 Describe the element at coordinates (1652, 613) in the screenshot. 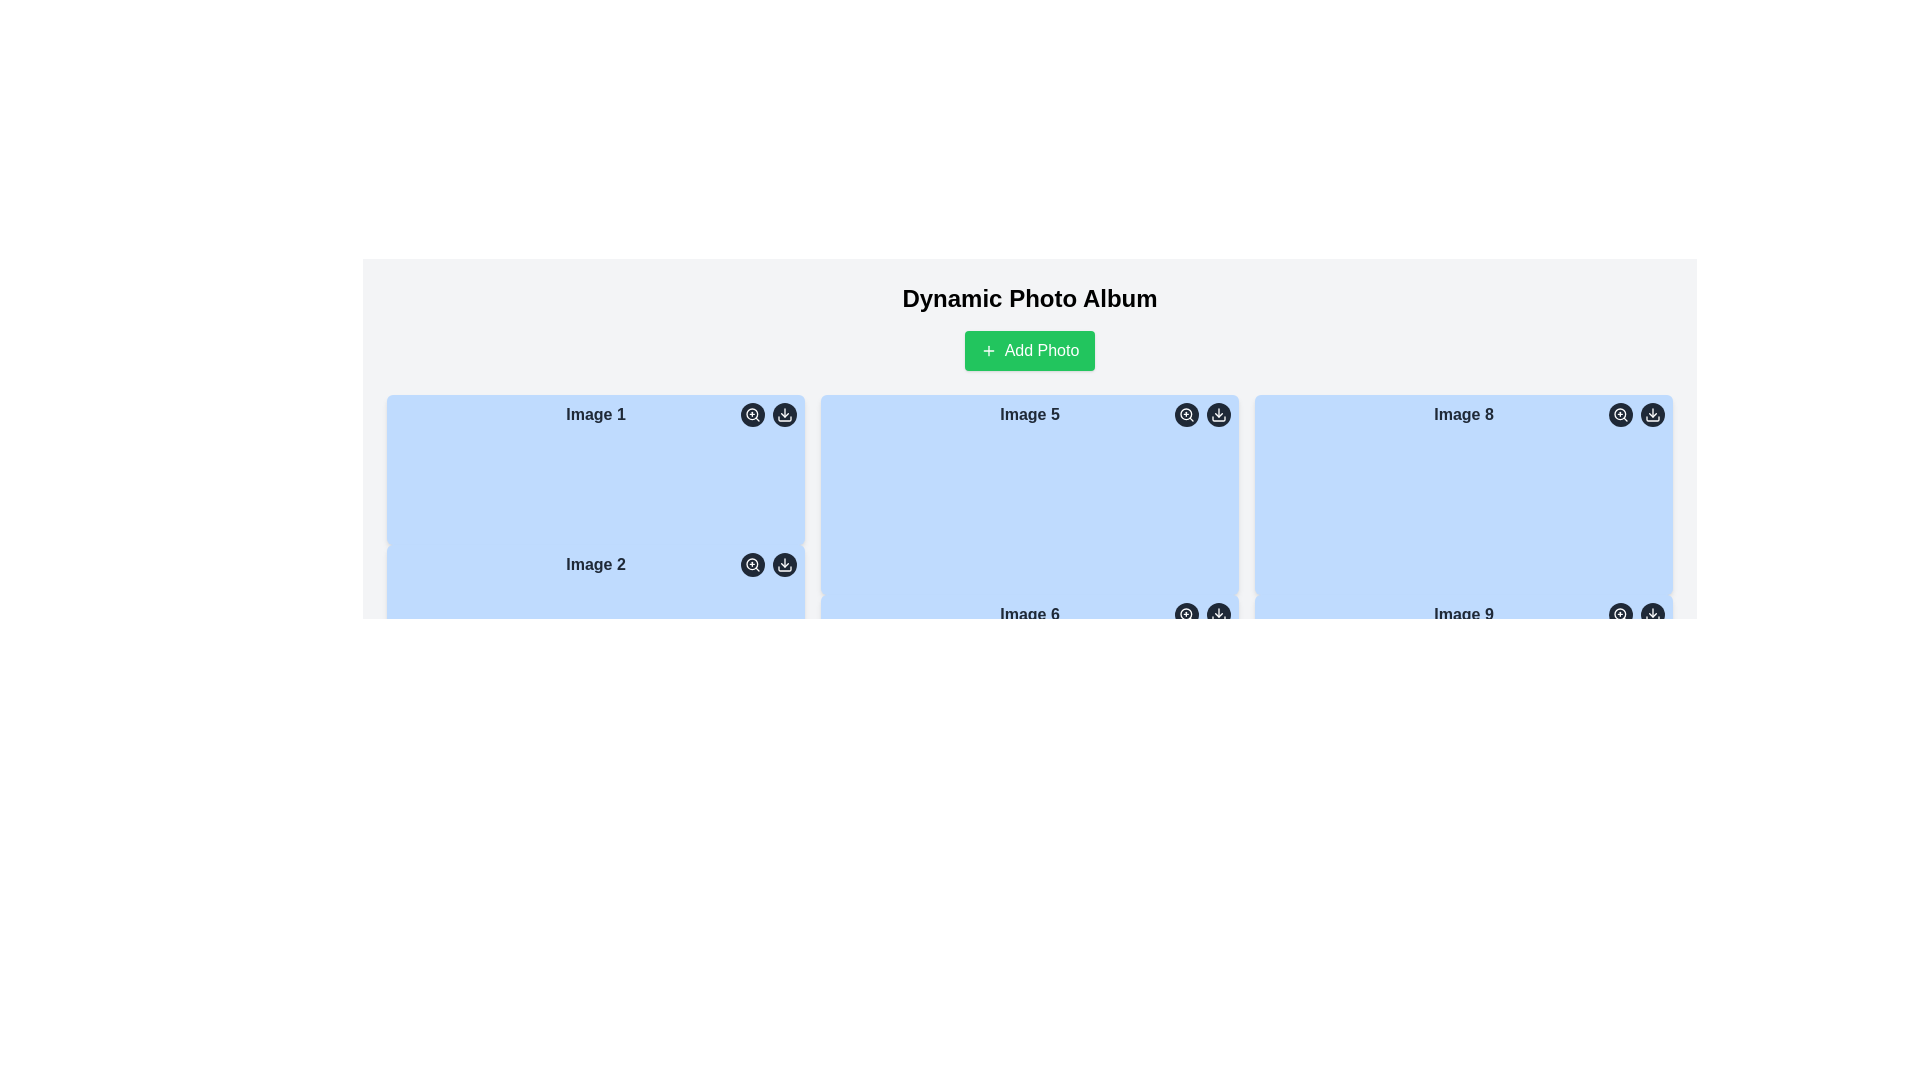

I see `the small circular button with a dark gray background and a downward arrow icon, located at the top-right corner of the card labeled 'Image 9'` at that location.